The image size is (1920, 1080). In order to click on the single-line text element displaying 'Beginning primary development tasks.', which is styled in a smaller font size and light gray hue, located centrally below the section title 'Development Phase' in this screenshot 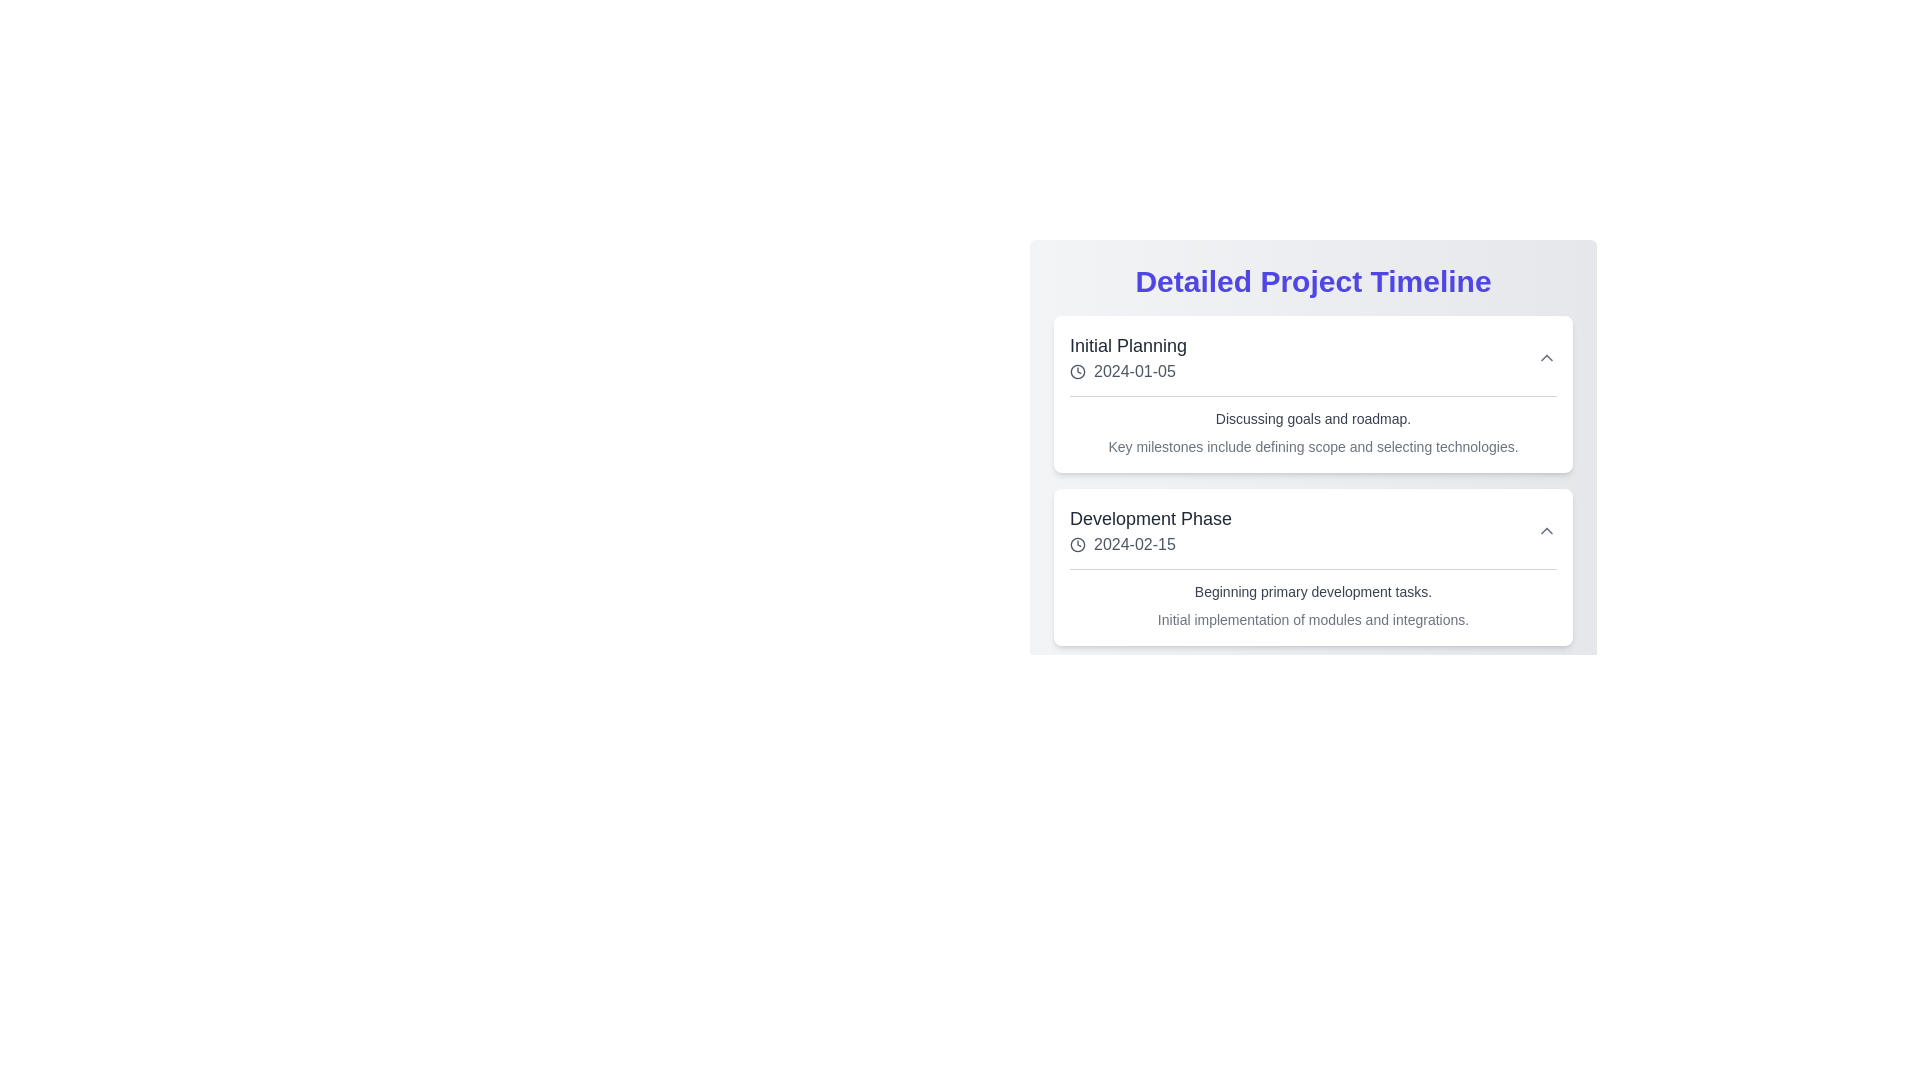, I will do `click(1313, 590)`.